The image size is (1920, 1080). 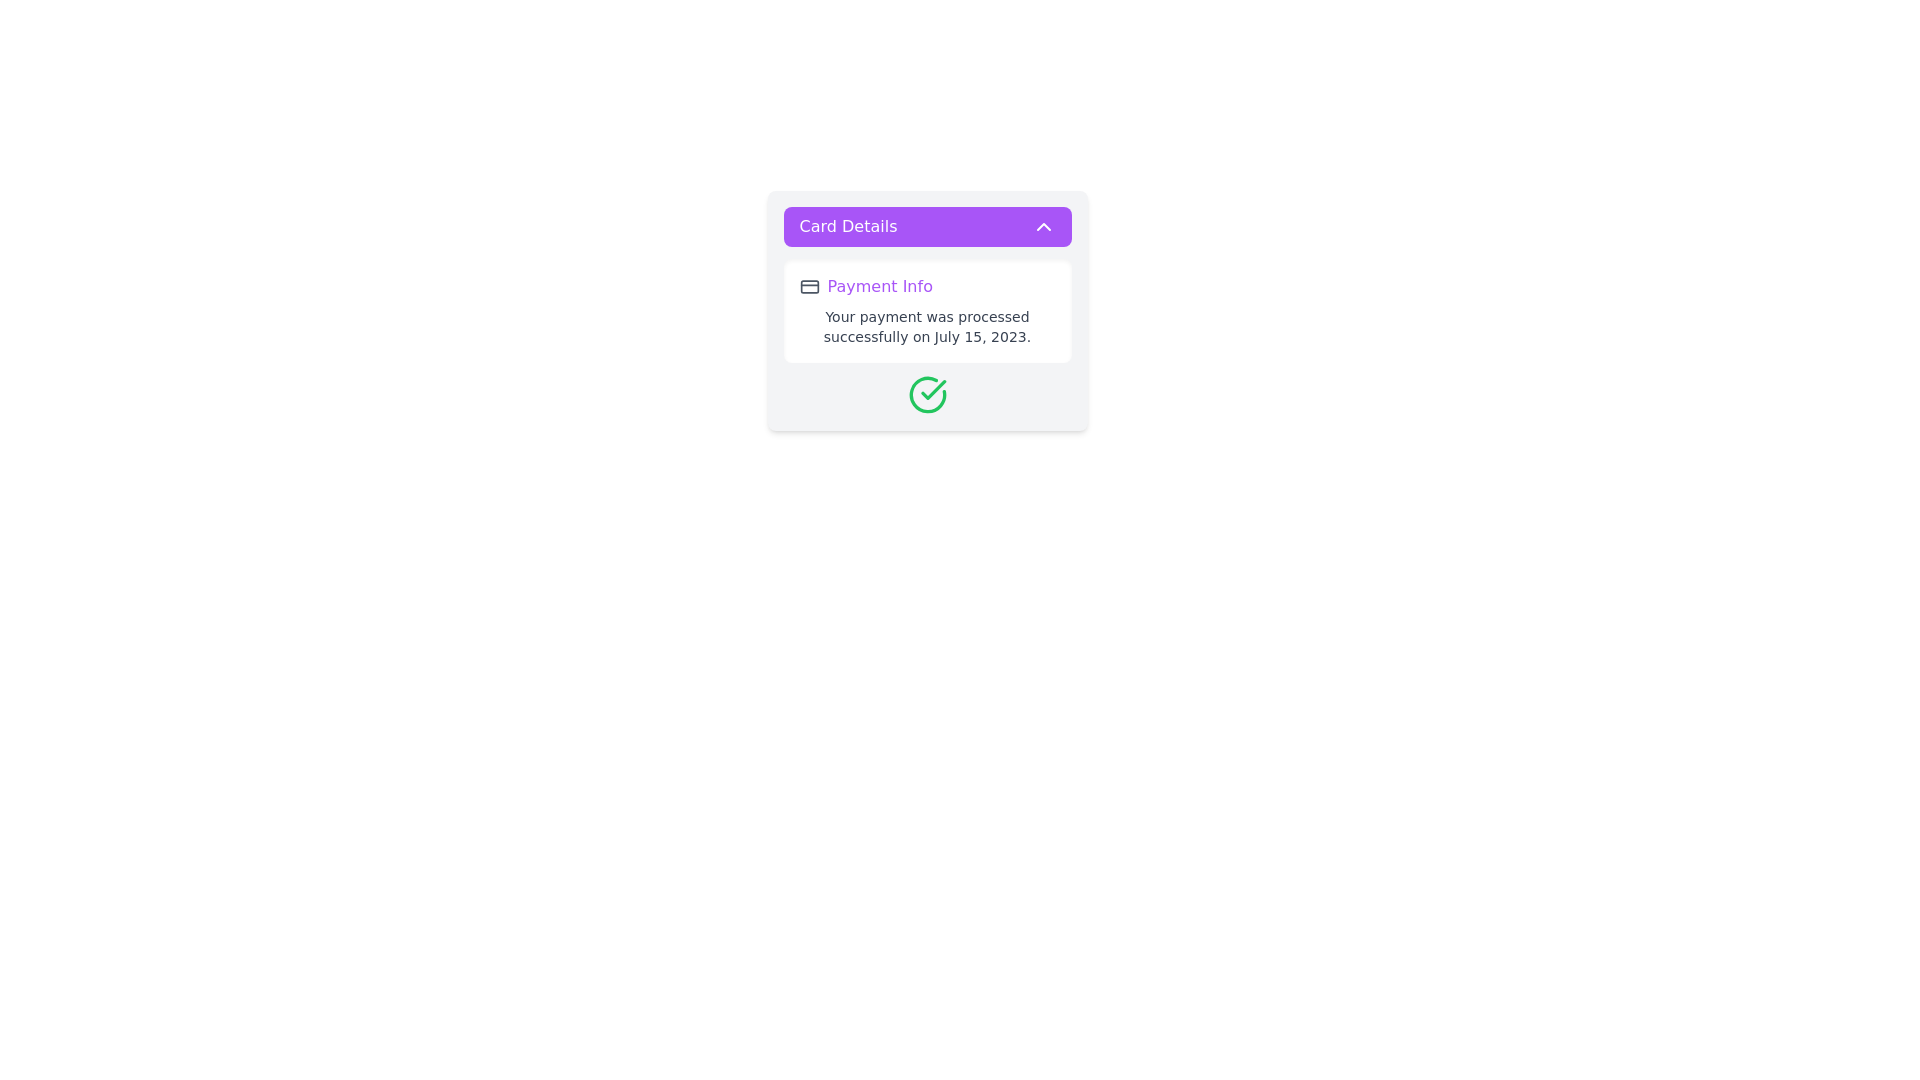 I want to click on the informational text block that displays the successful payment completion status, located below the 'Card Details' heading in a purple bar, so click(x=926, y=335).